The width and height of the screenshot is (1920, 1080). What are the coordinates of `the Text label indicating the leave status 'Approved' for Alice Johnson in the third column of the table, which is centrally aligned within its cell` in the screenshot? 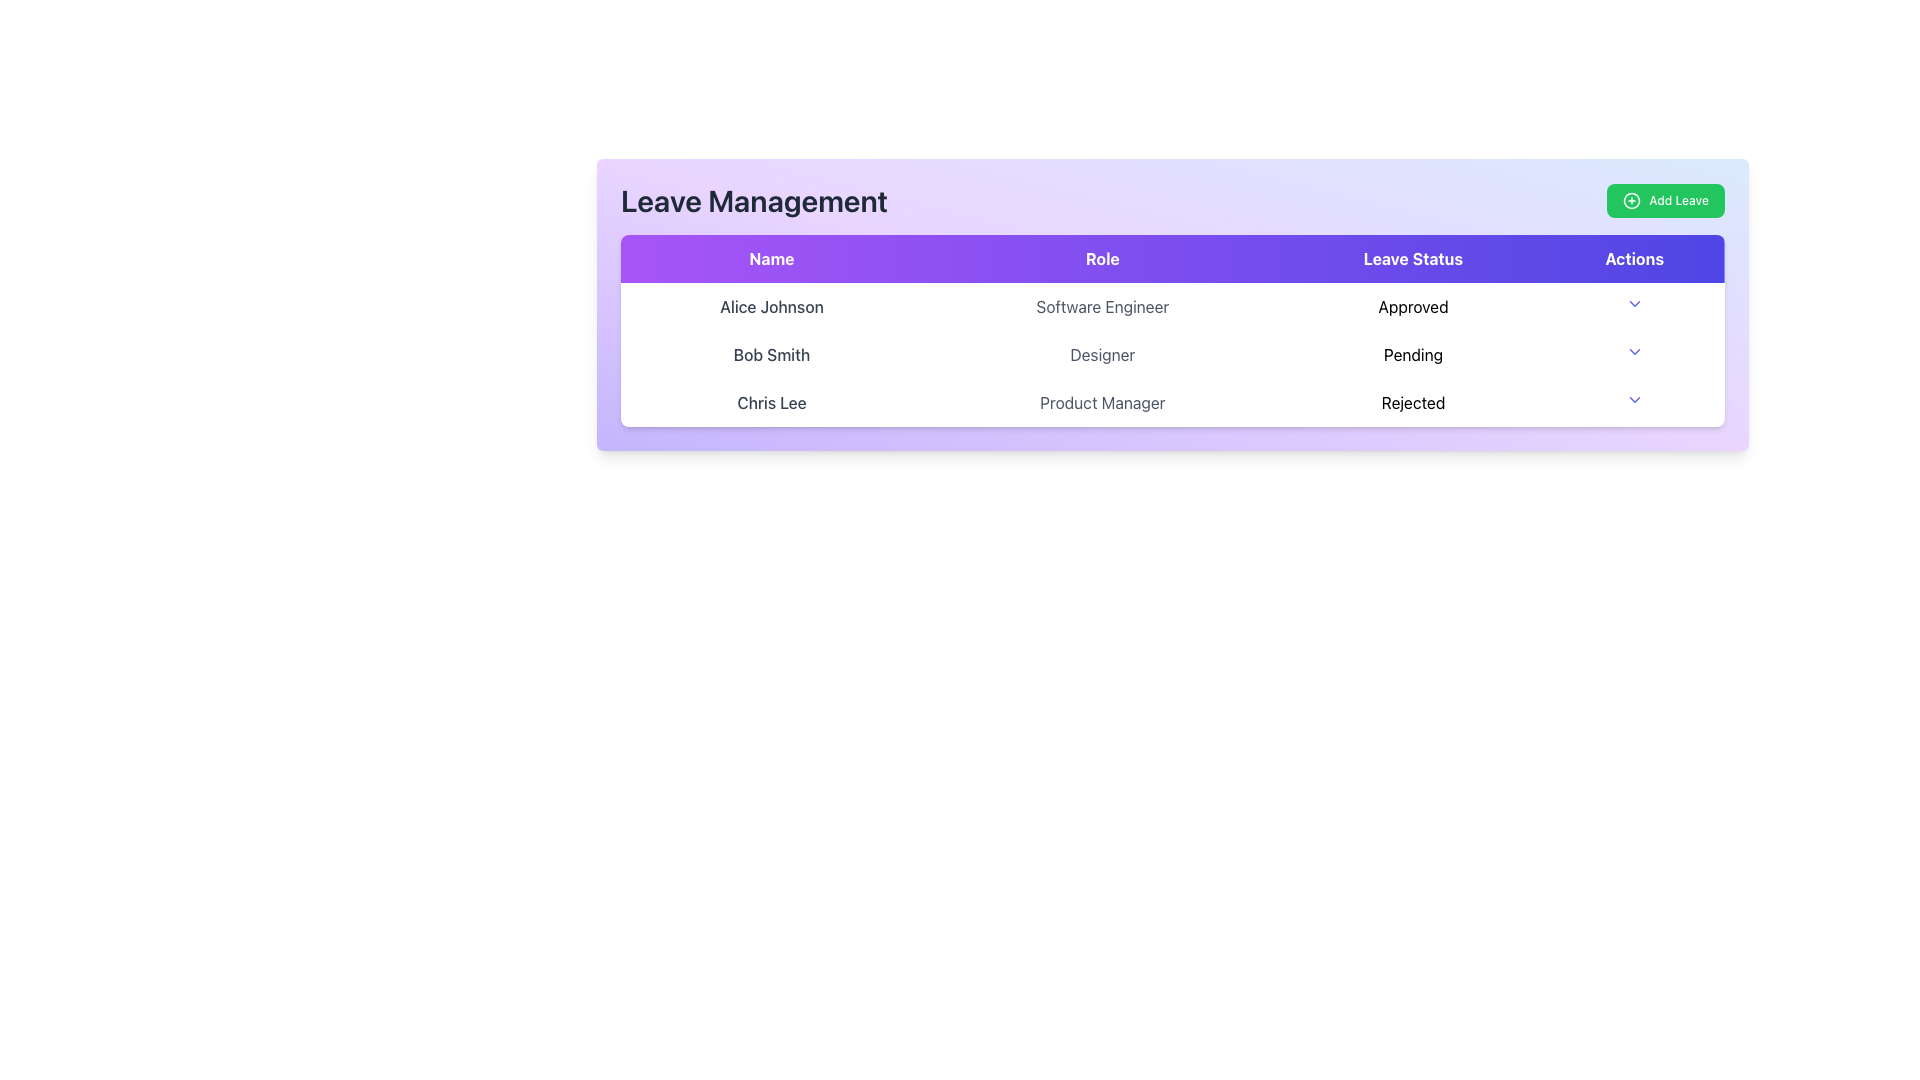 It's located at (1412, 307).